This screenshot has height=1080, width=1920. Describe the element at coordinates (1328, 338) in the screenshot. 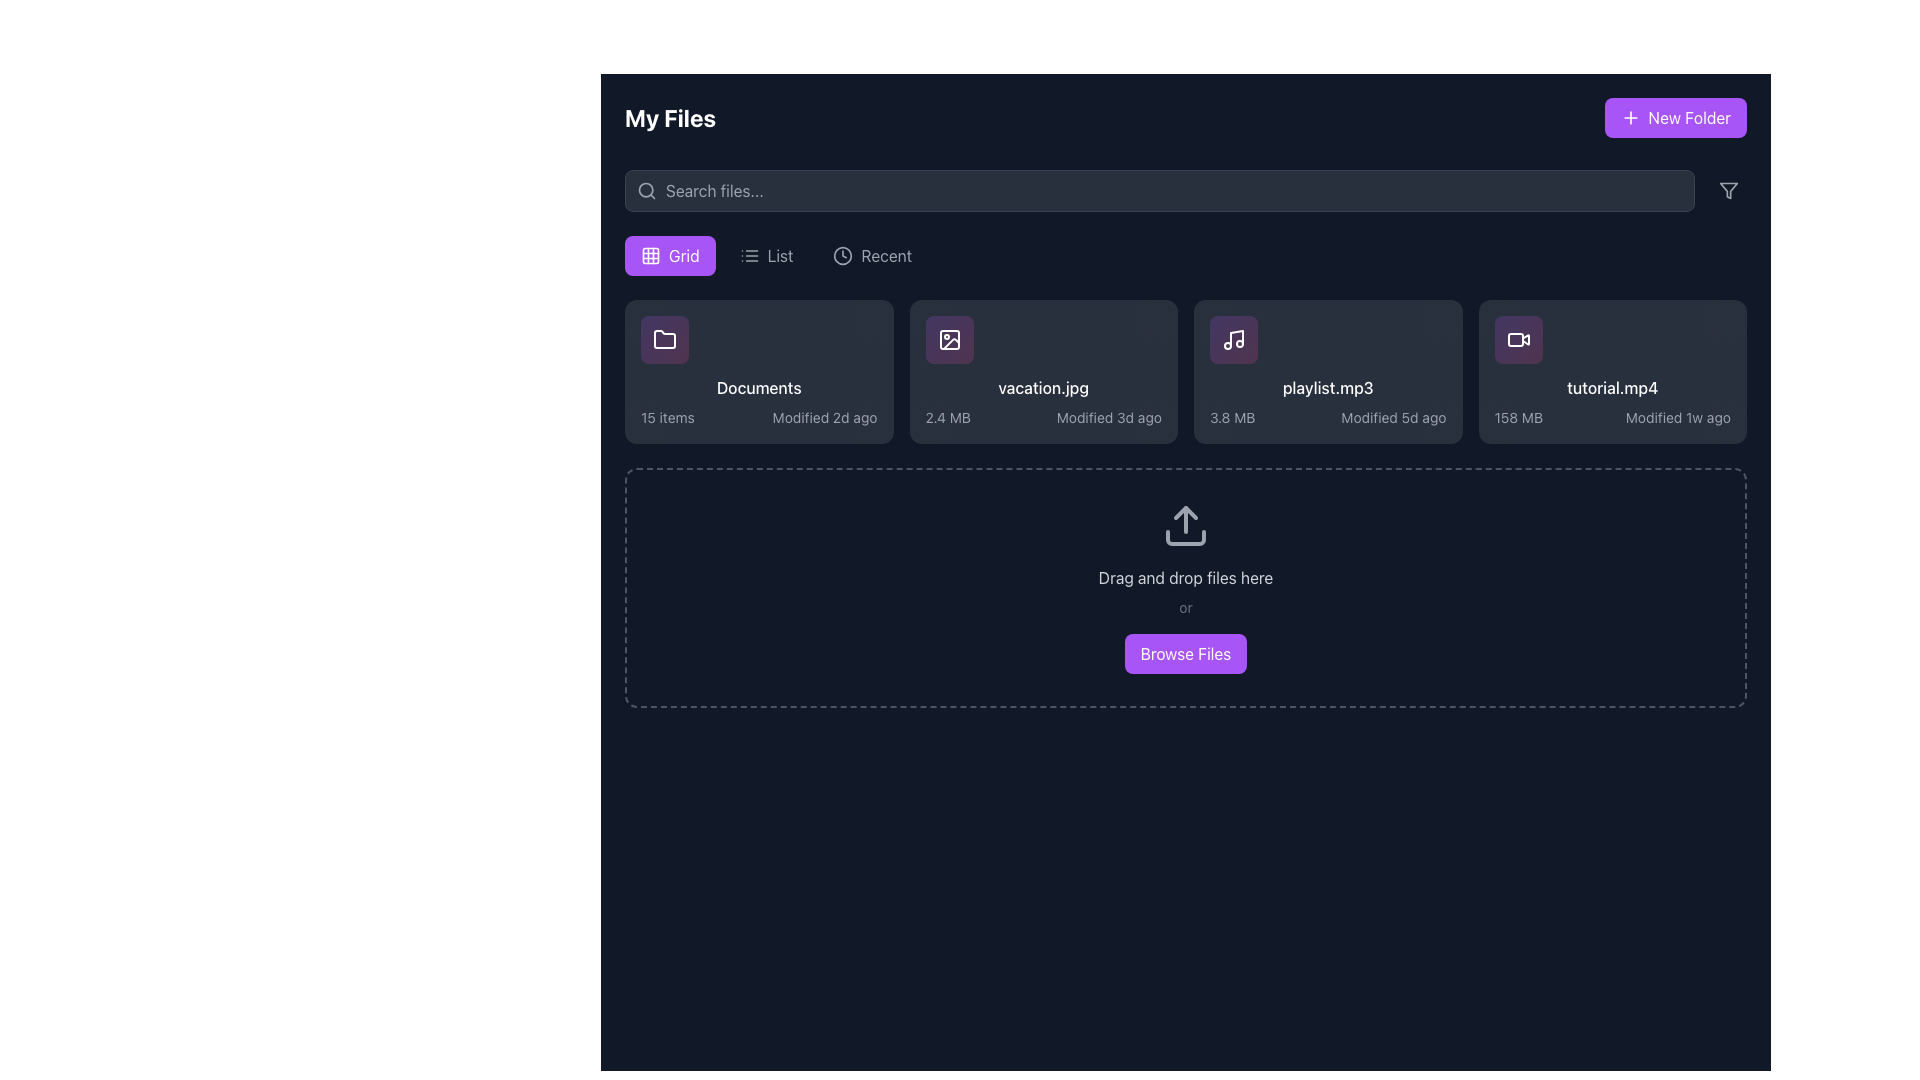

I see `the content of the horizontal bar containing a musical note icon, filename 'playlist.mp3', and metadata '3.8 MB Modified 5d ago'` at that location.